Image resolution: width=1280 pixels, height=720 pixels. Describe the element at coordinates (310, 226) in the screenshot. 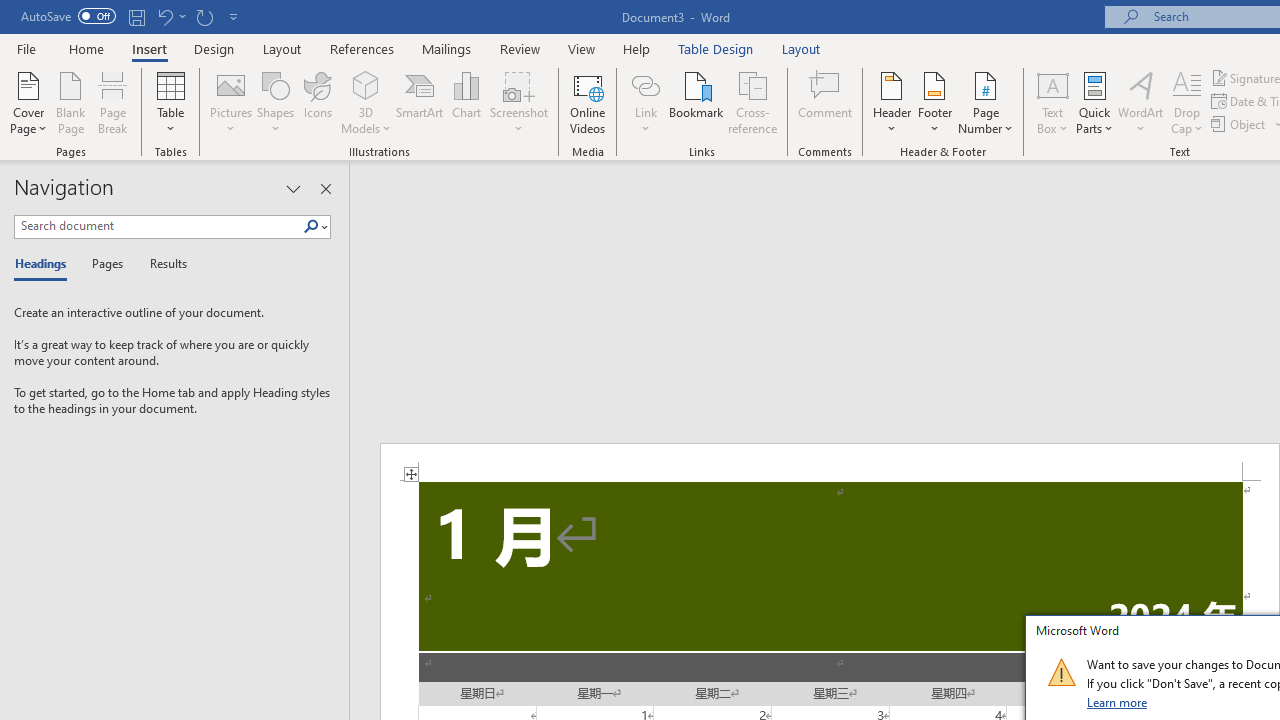

I see `'Search'` at that location.